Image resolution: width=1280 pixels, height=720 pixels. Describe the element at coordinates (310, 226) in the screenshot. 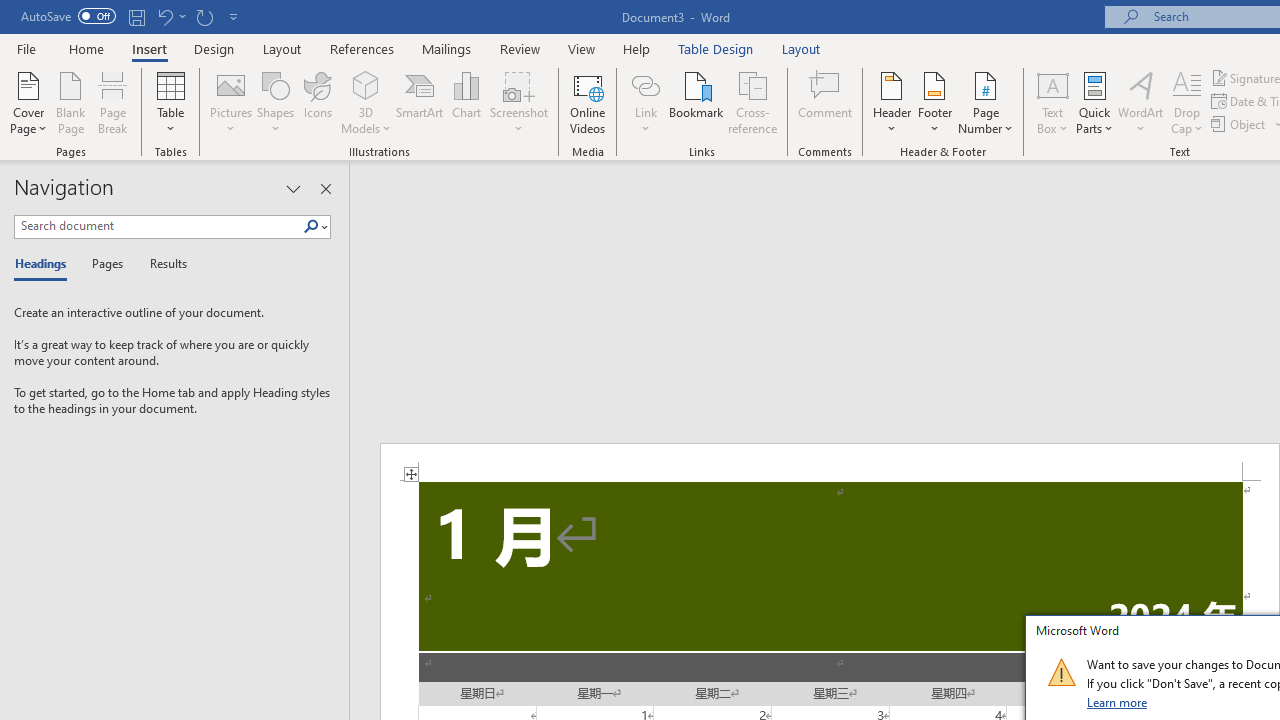

I see `'Search'` at that location.